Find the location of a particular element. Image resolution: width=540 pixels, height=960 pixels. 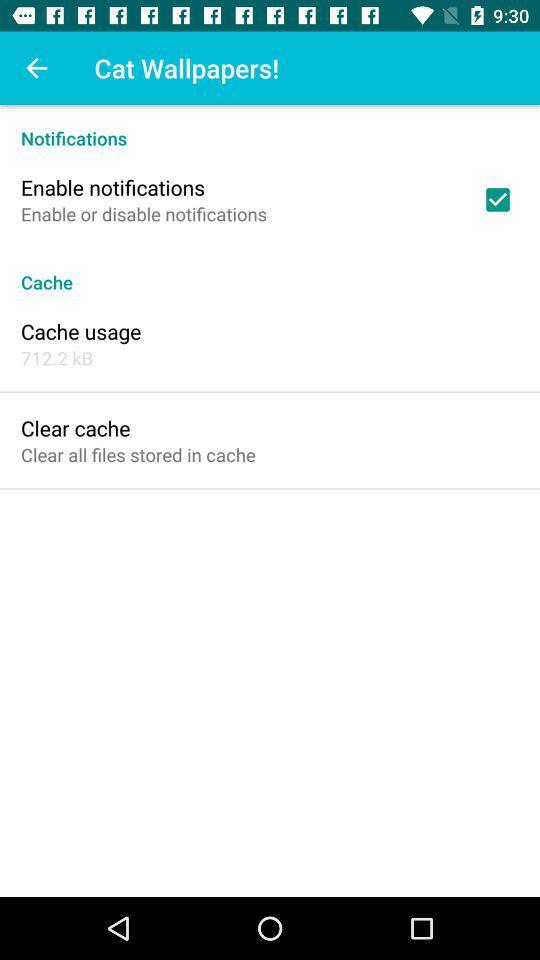

item next to the cat wallpapers! icon is located at coordinates (36, 68).